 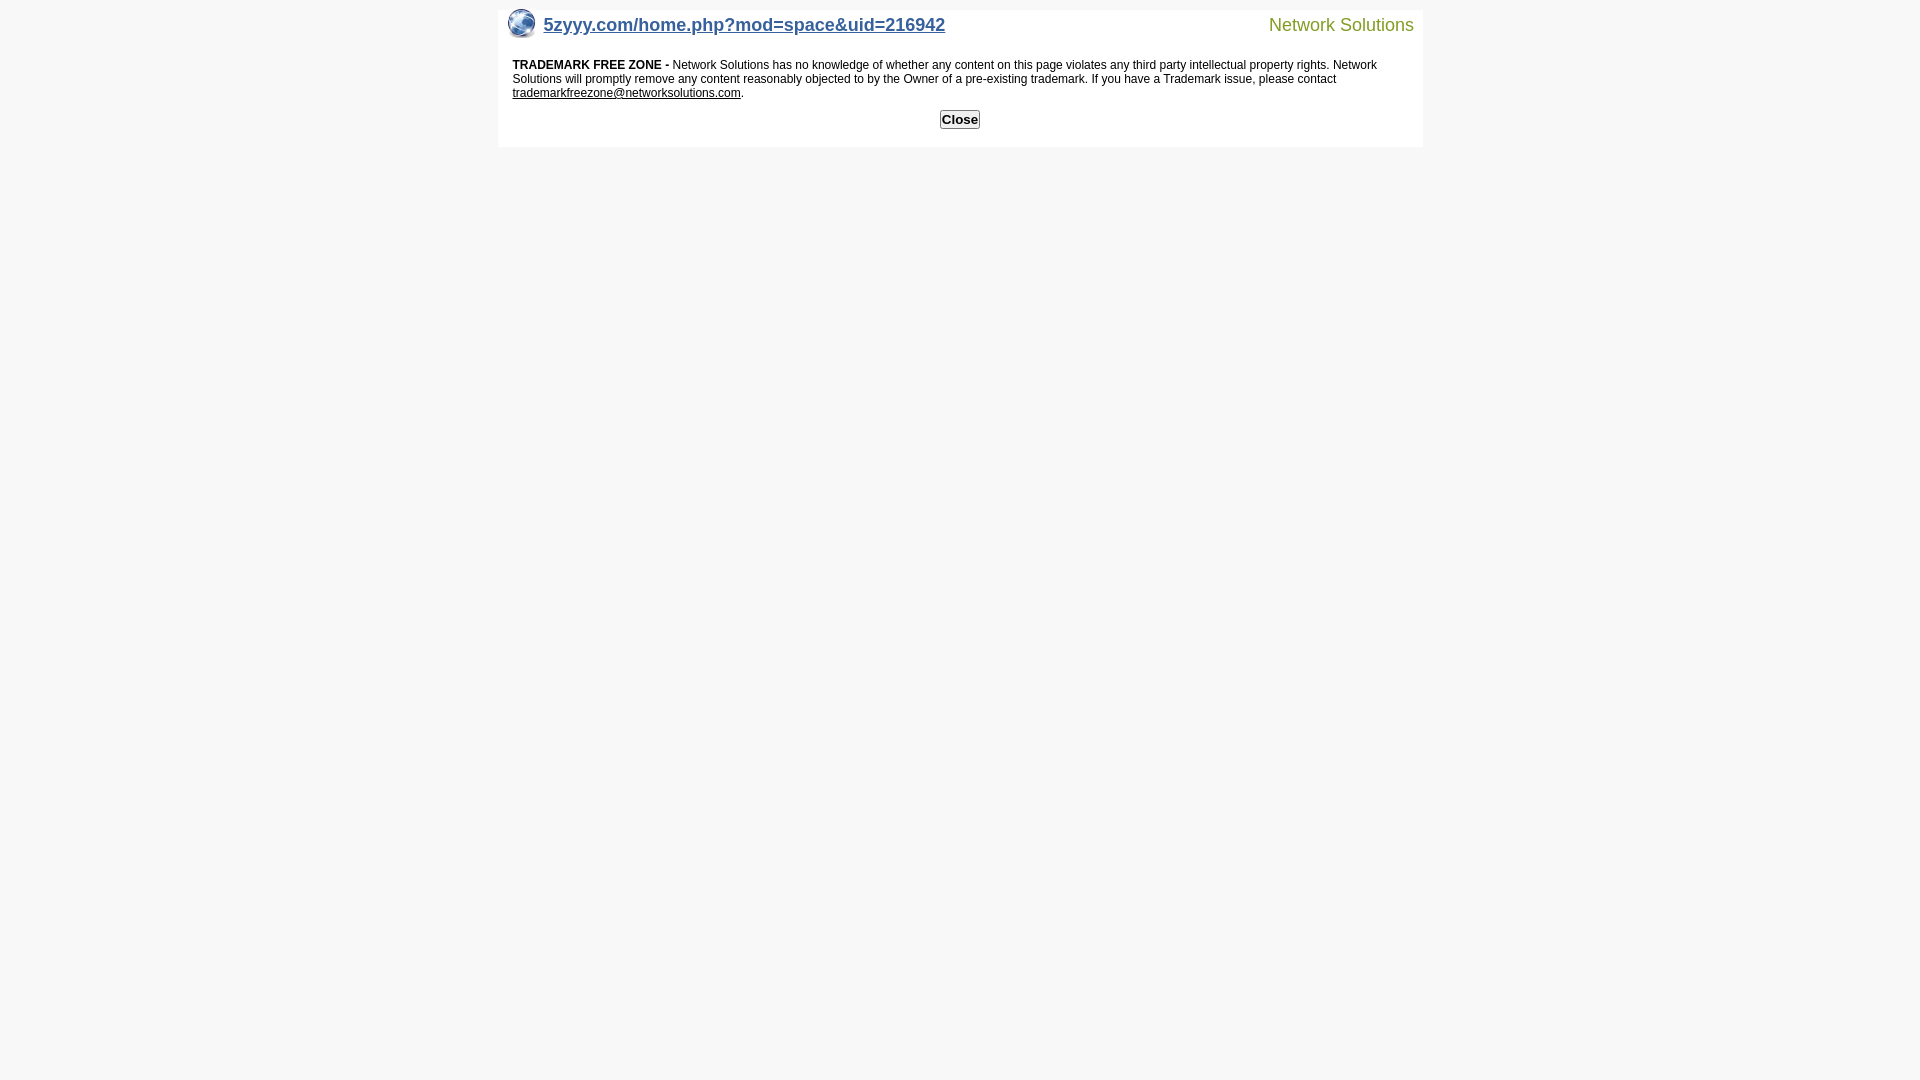 I want to click on 'trademarkfreezone@networksolutions.com', so click(x=624, y=92).